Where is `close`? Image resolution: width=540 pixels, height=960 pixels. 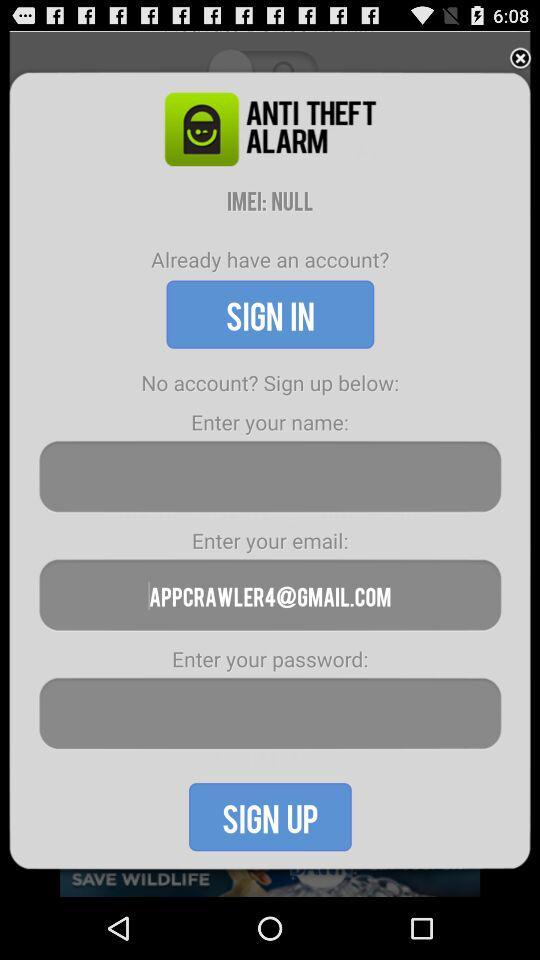 close is located at coordinates (520, 57).